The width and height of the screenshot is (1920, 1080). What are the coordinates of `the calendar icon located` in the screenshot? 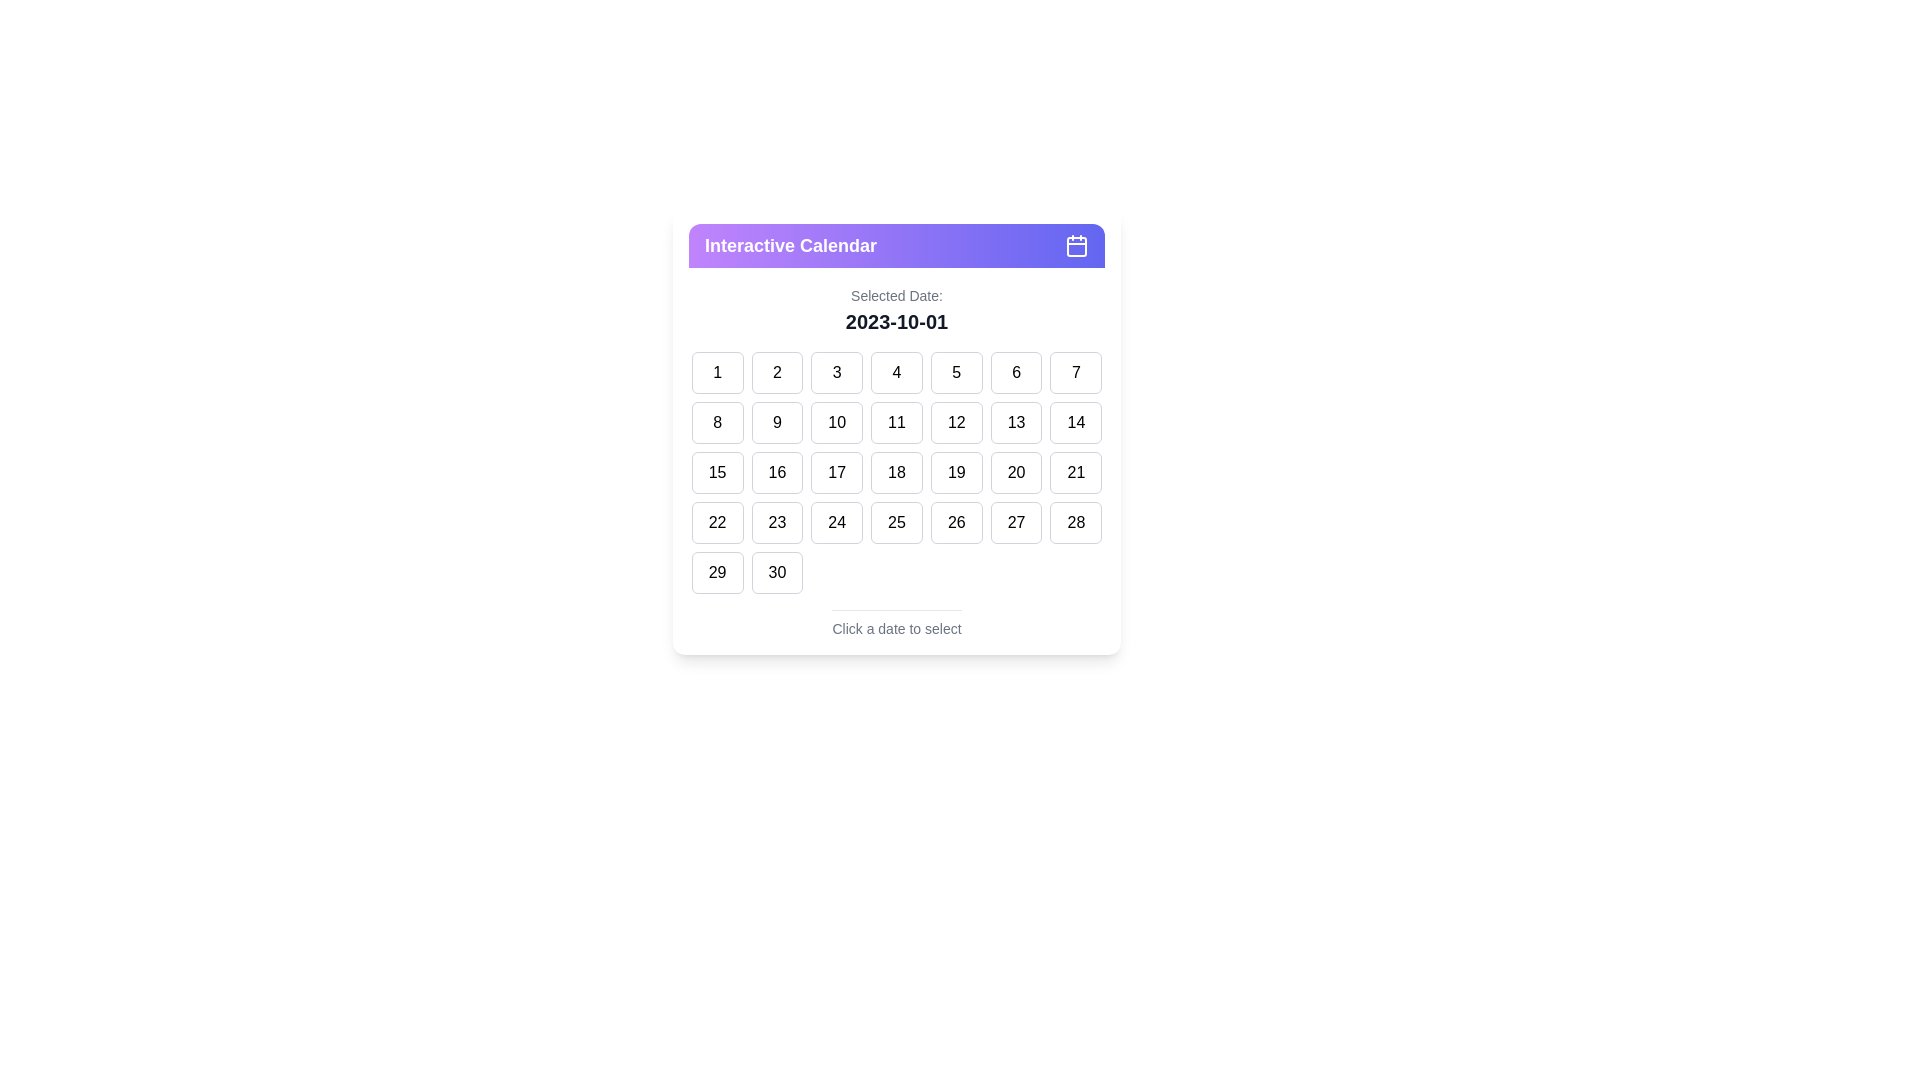 It's located at (1075, 245).